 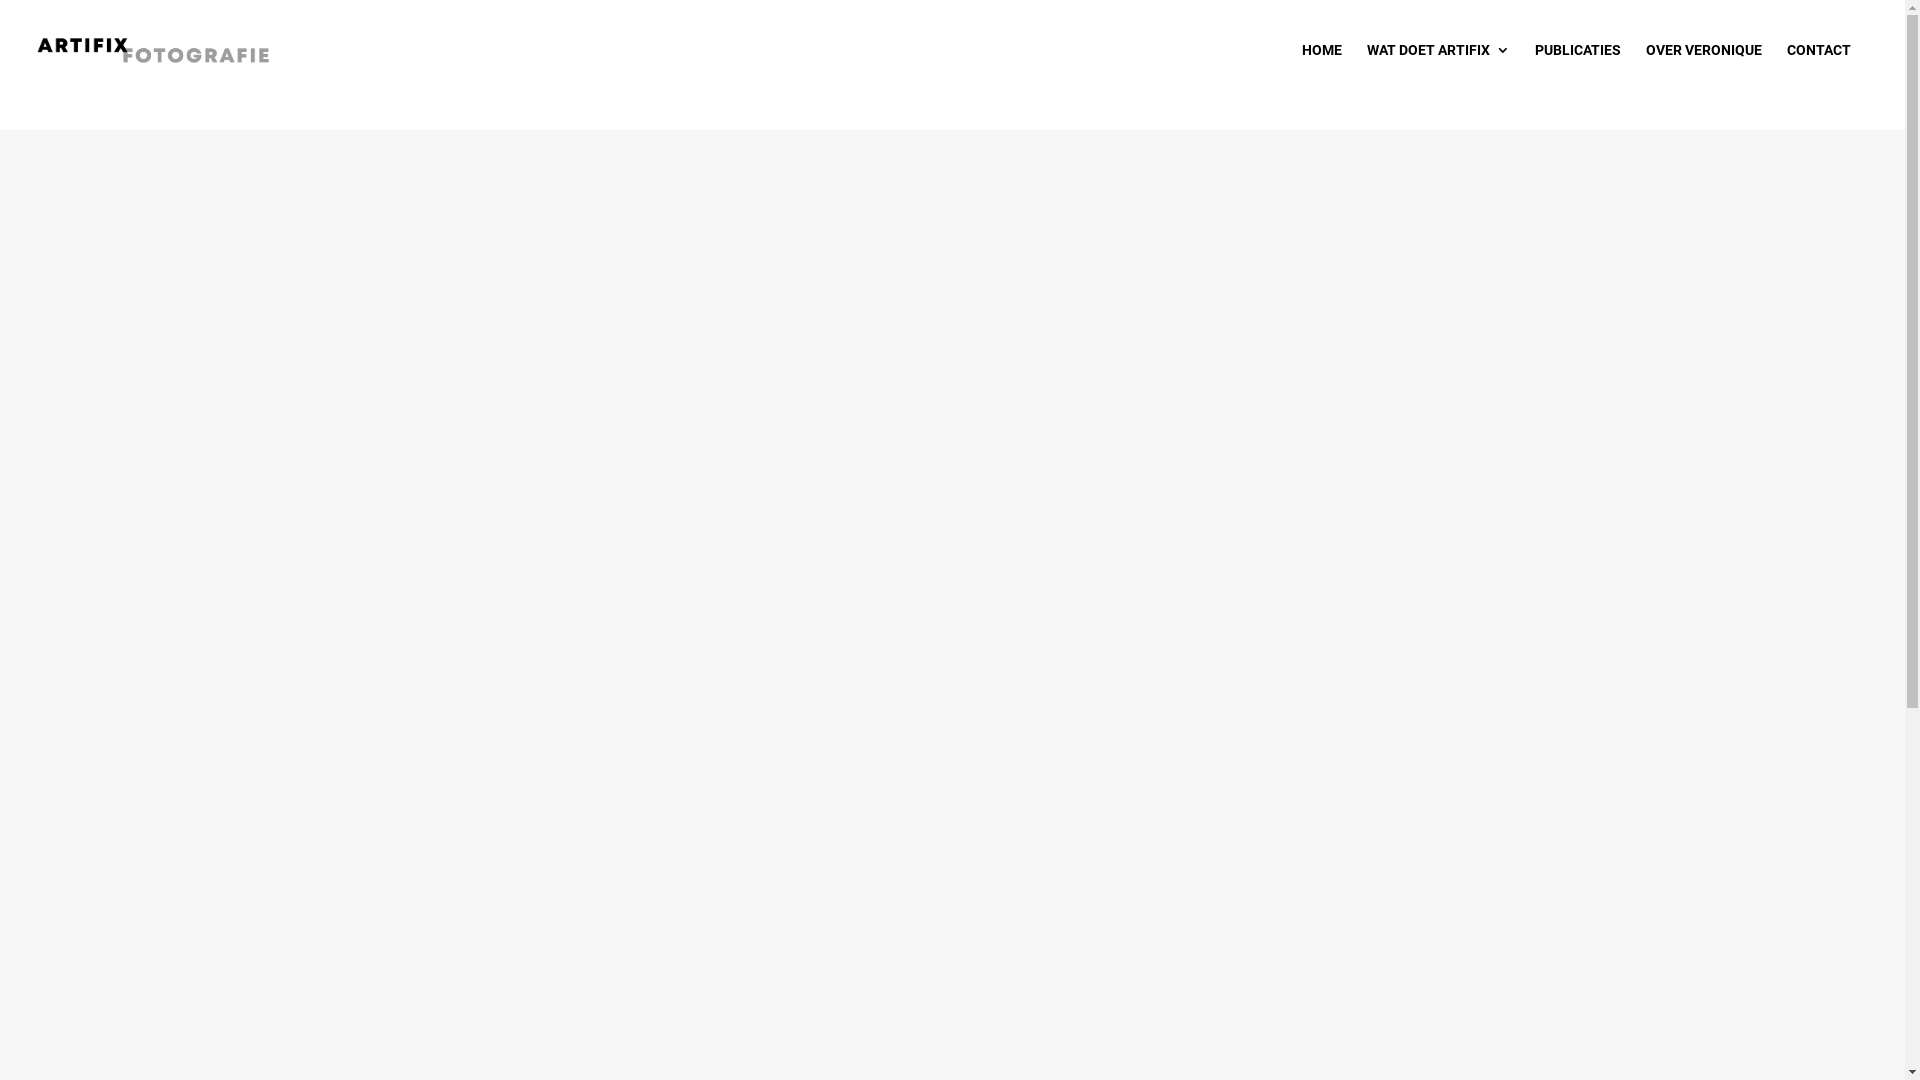 What do you see at coordinates (1321, 65) in the screenshot?
I see `'HOME'` at bounding box center [1321, 65].